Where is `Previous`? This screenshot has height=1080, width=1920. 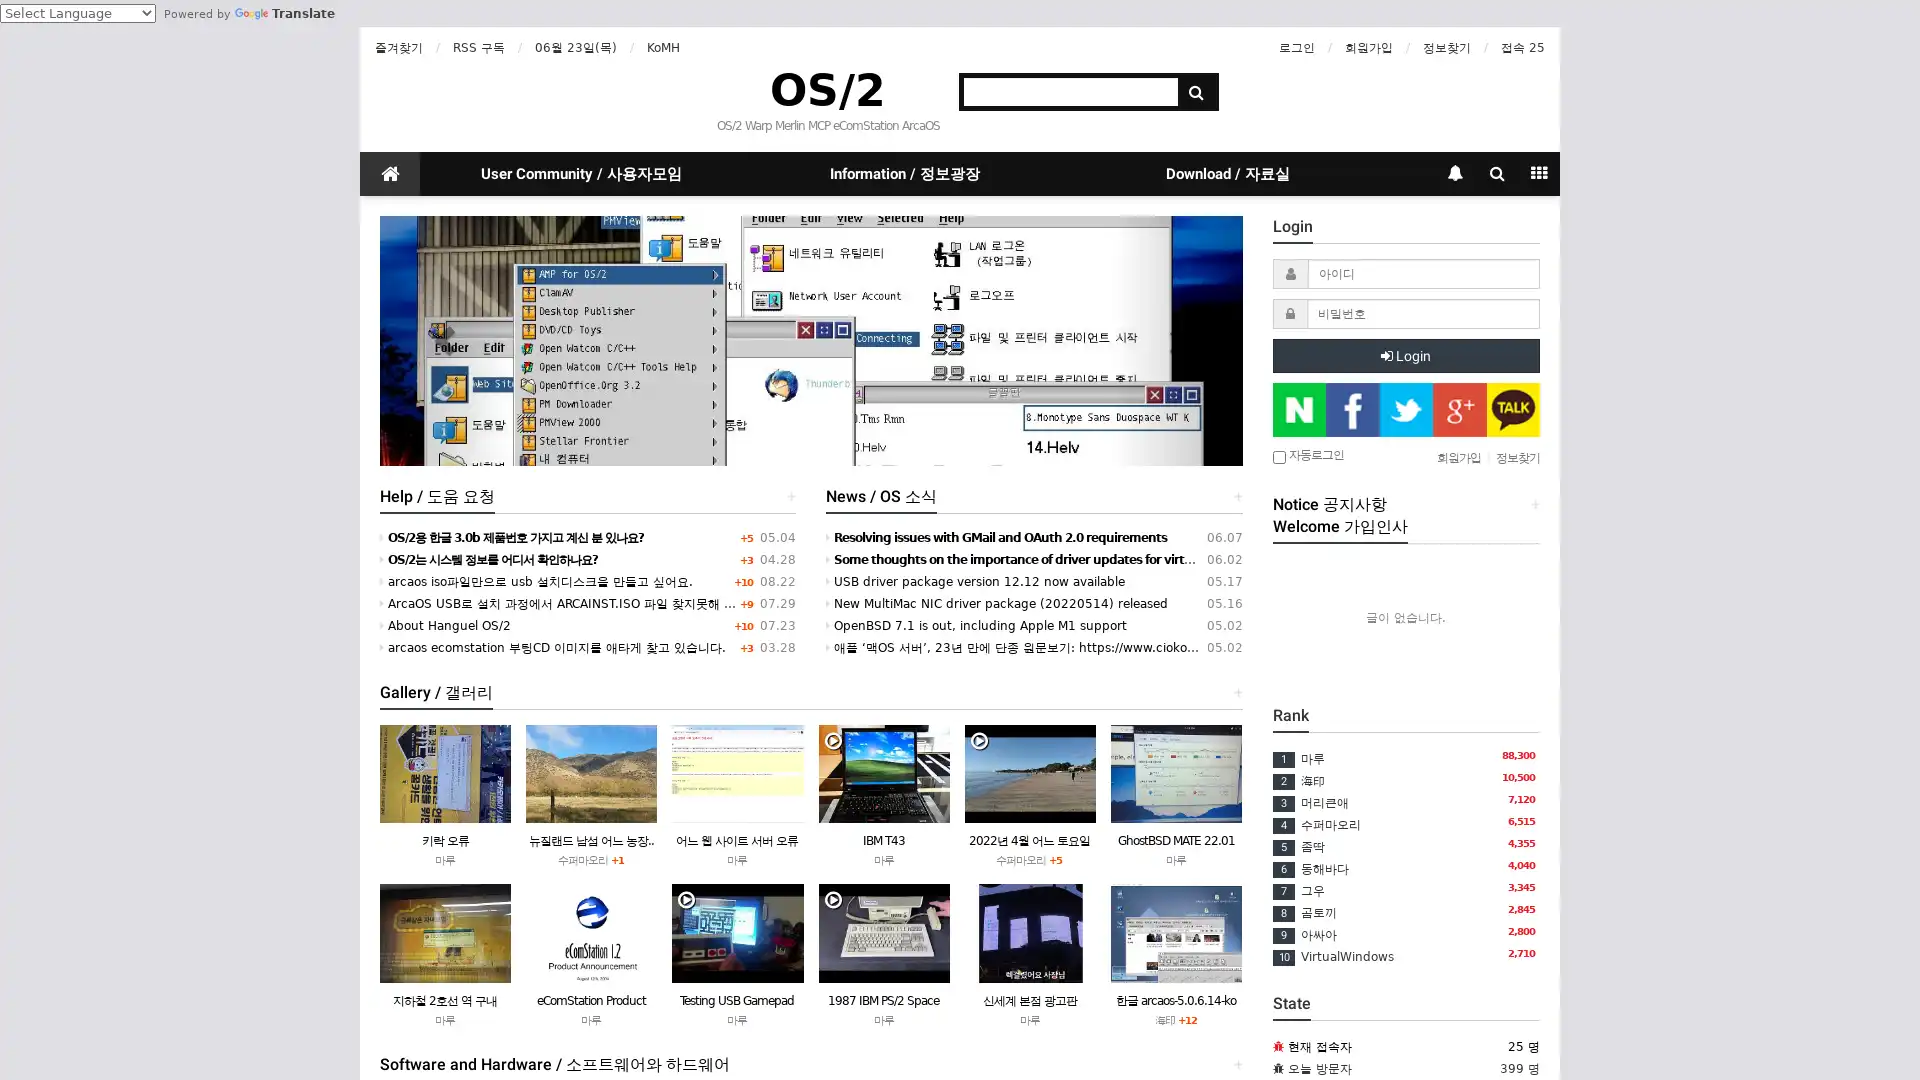 Previous is located at coordinates (443, 339).